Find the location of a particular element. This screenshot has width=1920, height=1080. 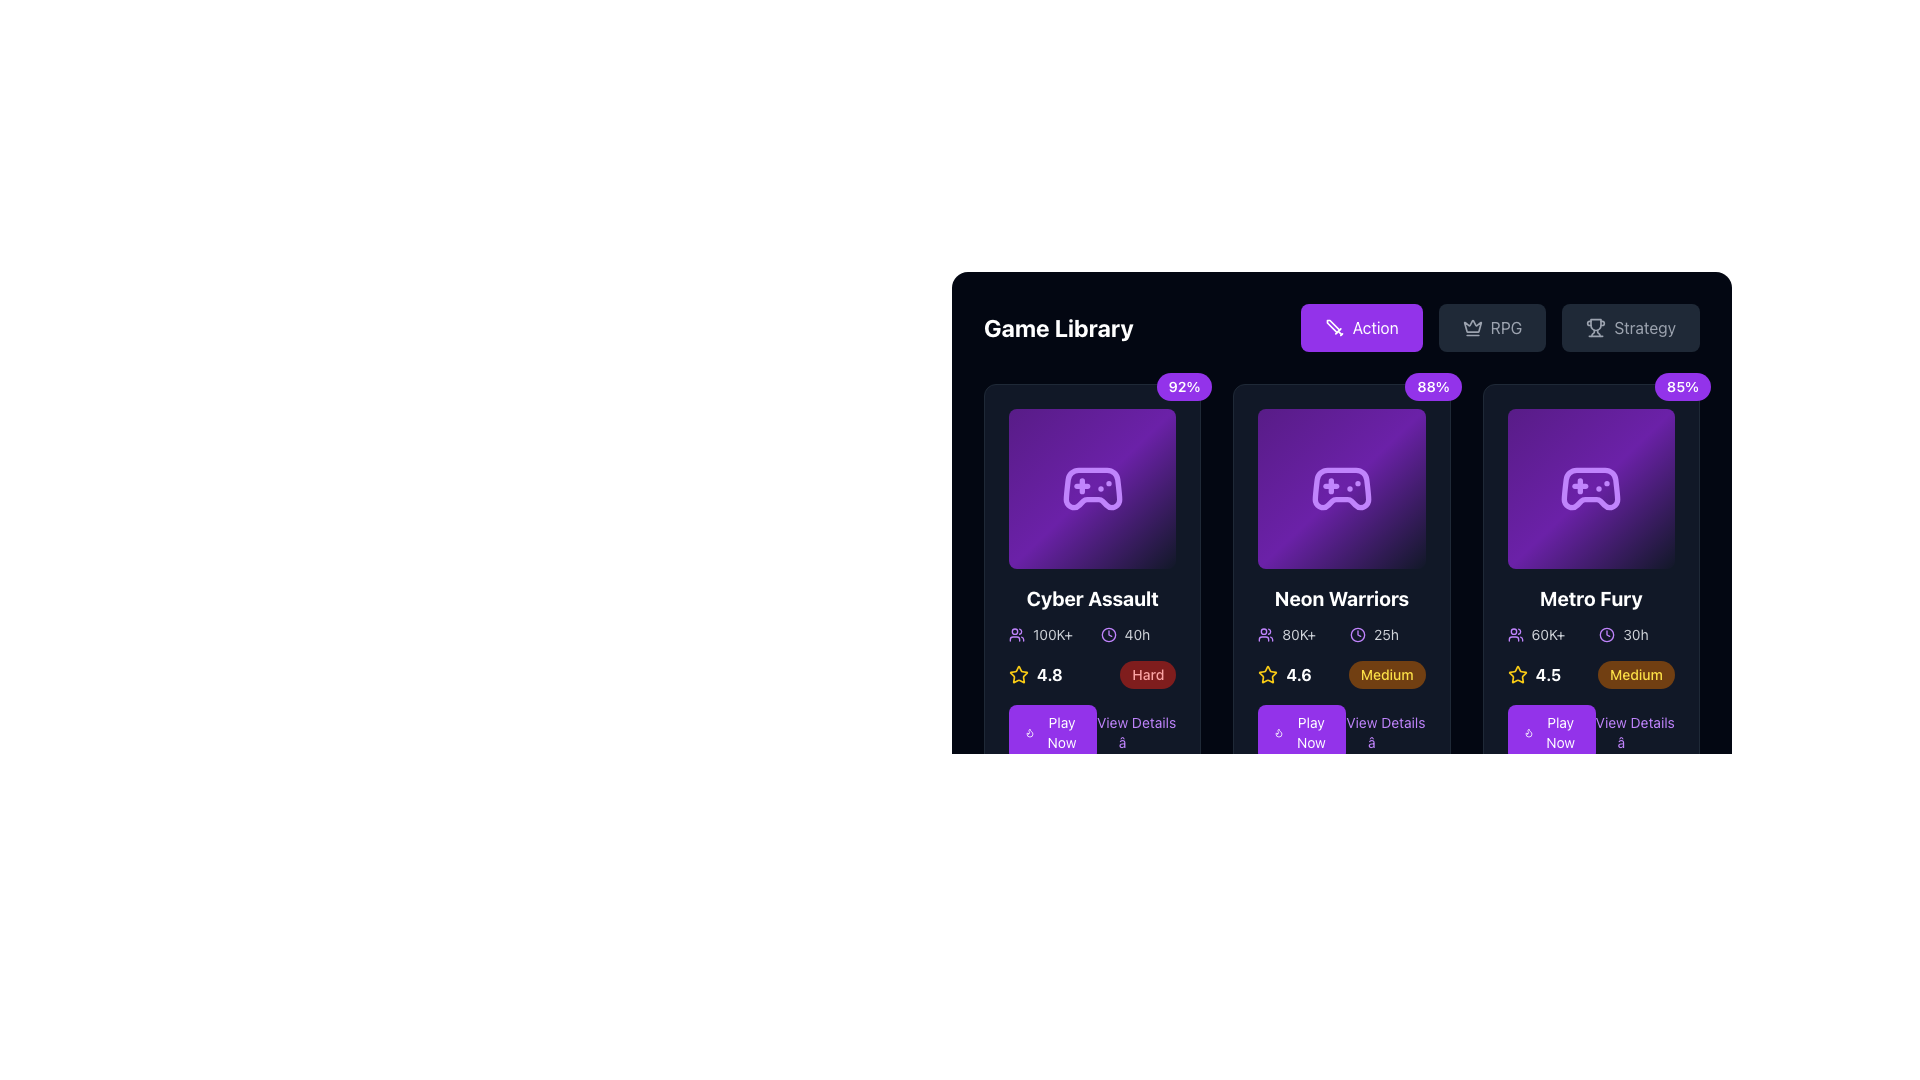

the yellow outline-shaped five-pointed star icon located below the 'Neon Warriors' game card in the rating section is located at coordinates (1517, 674).